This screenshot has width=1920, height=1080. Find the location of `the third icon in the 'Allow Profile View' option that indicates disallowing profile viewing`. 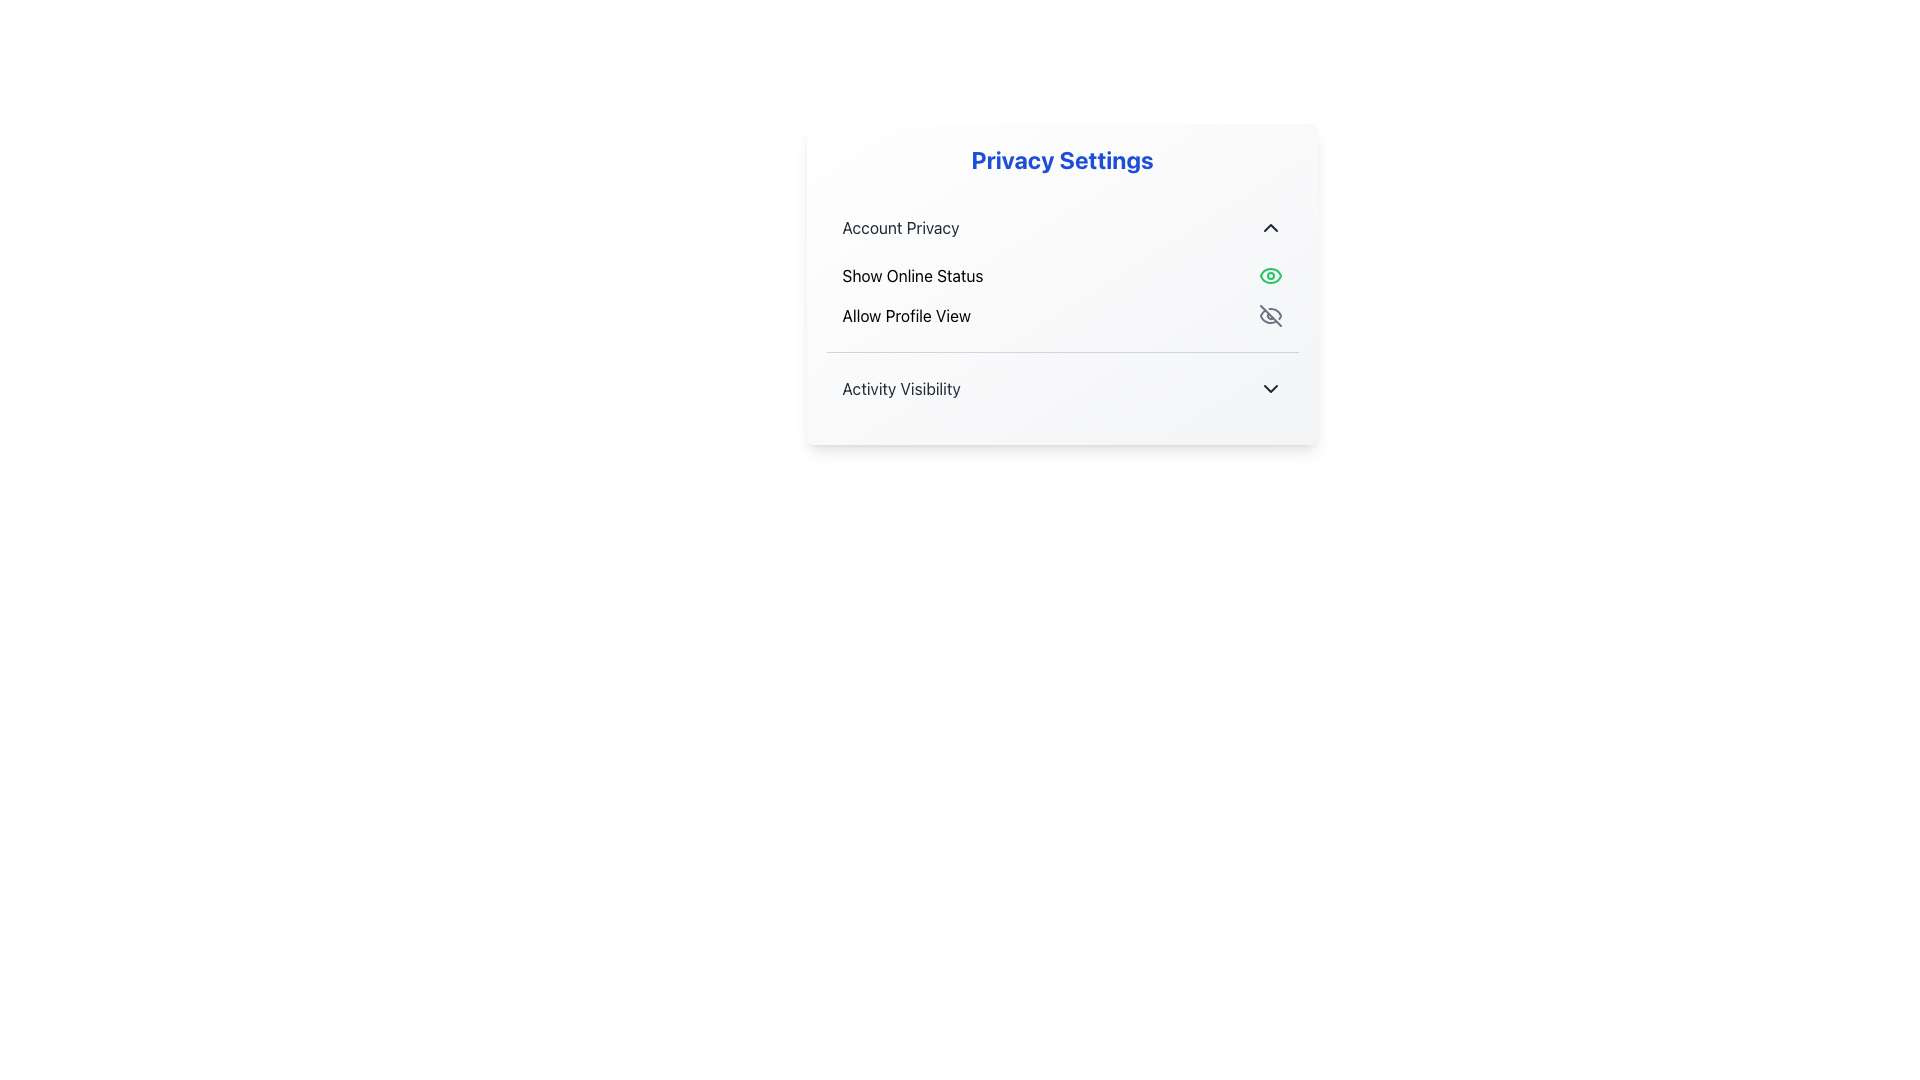

the third icon in the 'Allow Profile View' option that indicates disallowing profile viewing is located at coordinates (1267, 315).